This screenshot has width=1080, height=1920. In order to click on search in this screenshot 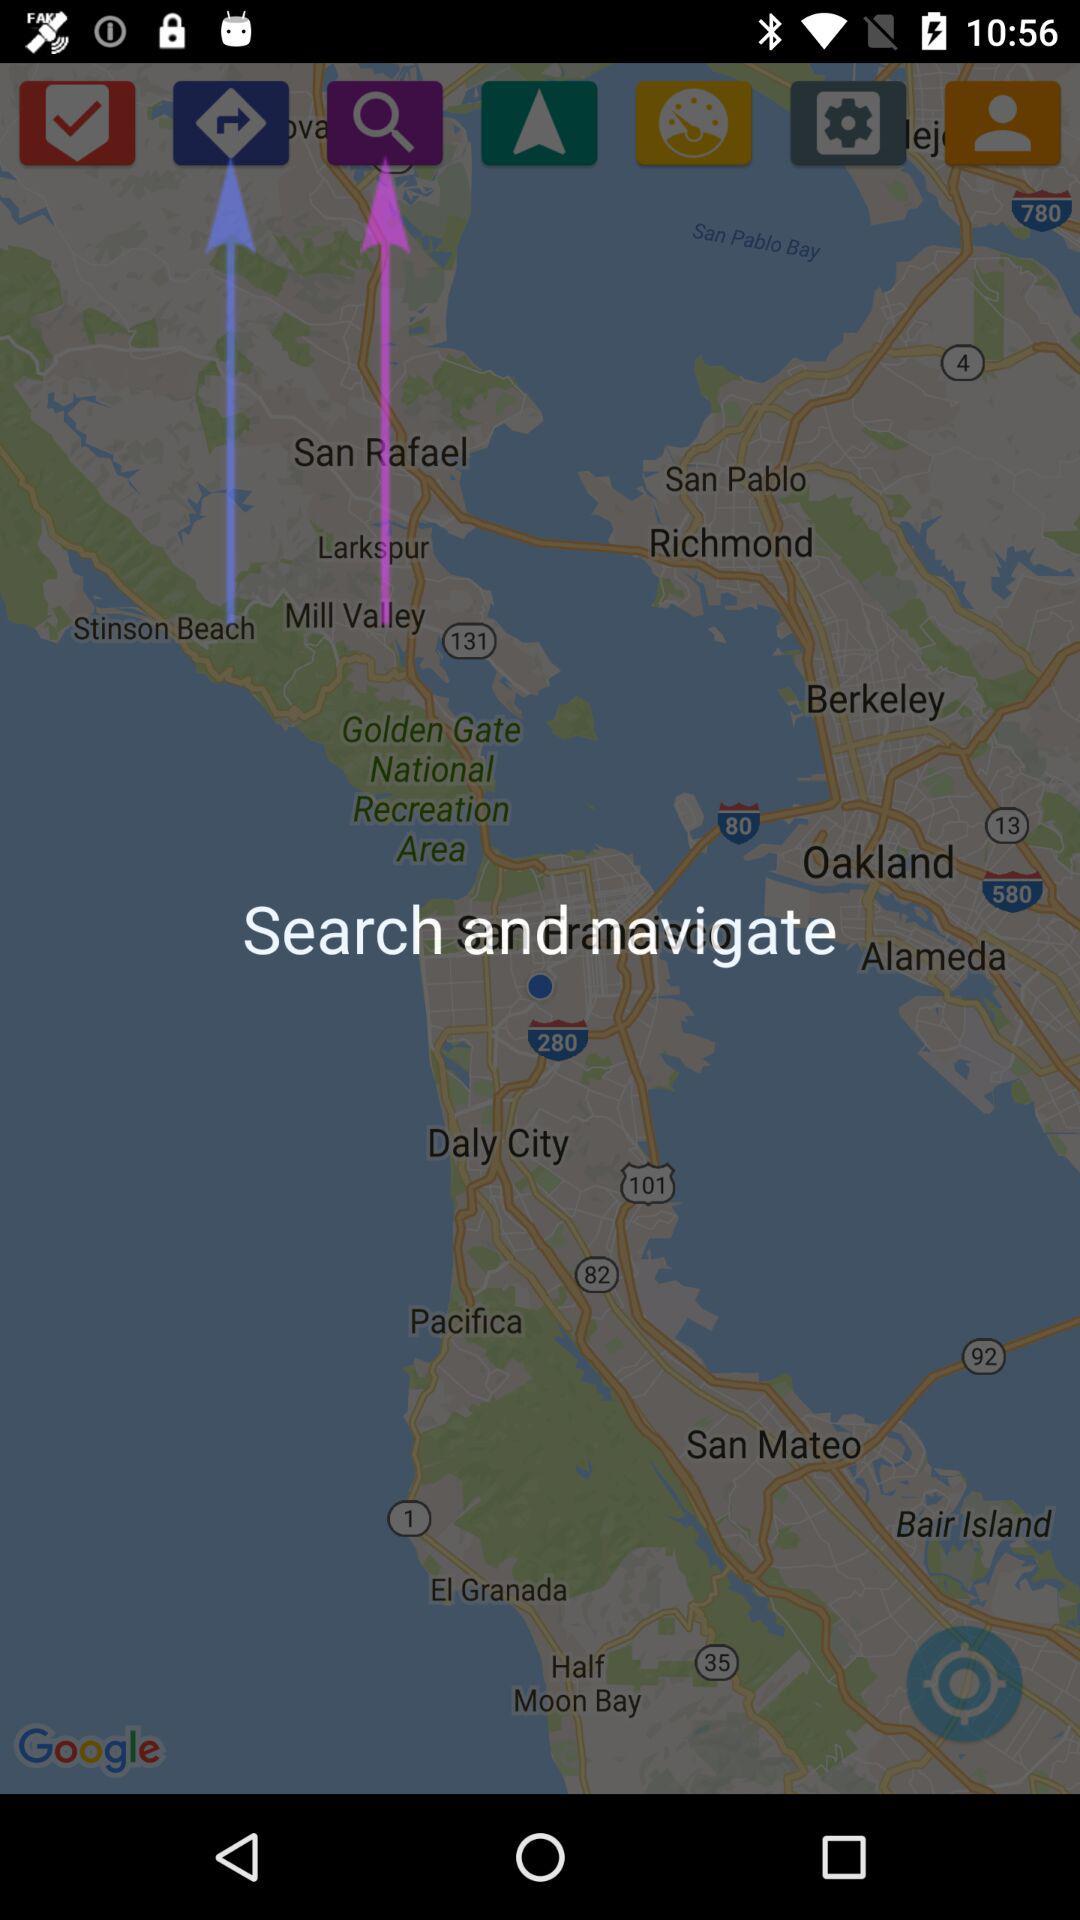, I will do `click(384, 121)`.